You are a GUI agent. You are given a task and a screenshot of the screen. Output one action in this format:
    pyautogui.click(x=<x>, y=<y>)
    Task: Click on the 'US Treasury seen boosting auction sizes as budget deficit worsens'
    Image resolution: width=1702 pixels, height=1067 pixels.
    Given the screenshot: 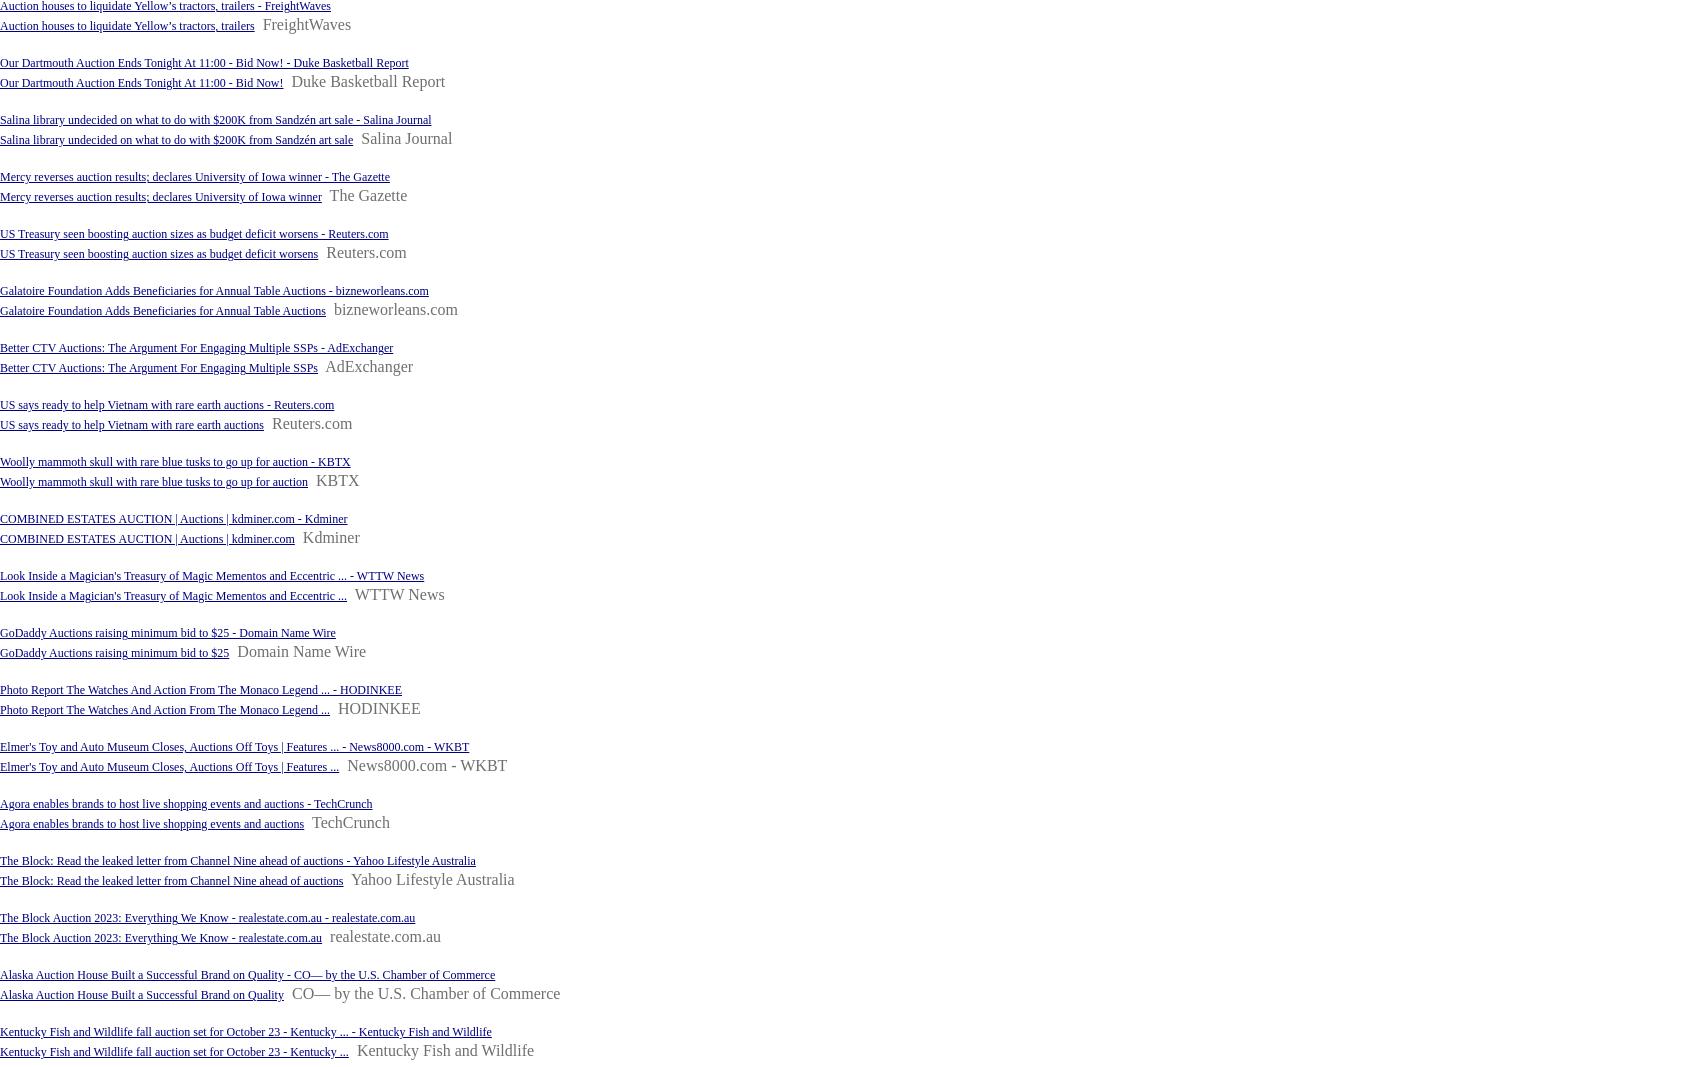 What is the action you would take?
    pyautogui.click(x=0, y=254)
    